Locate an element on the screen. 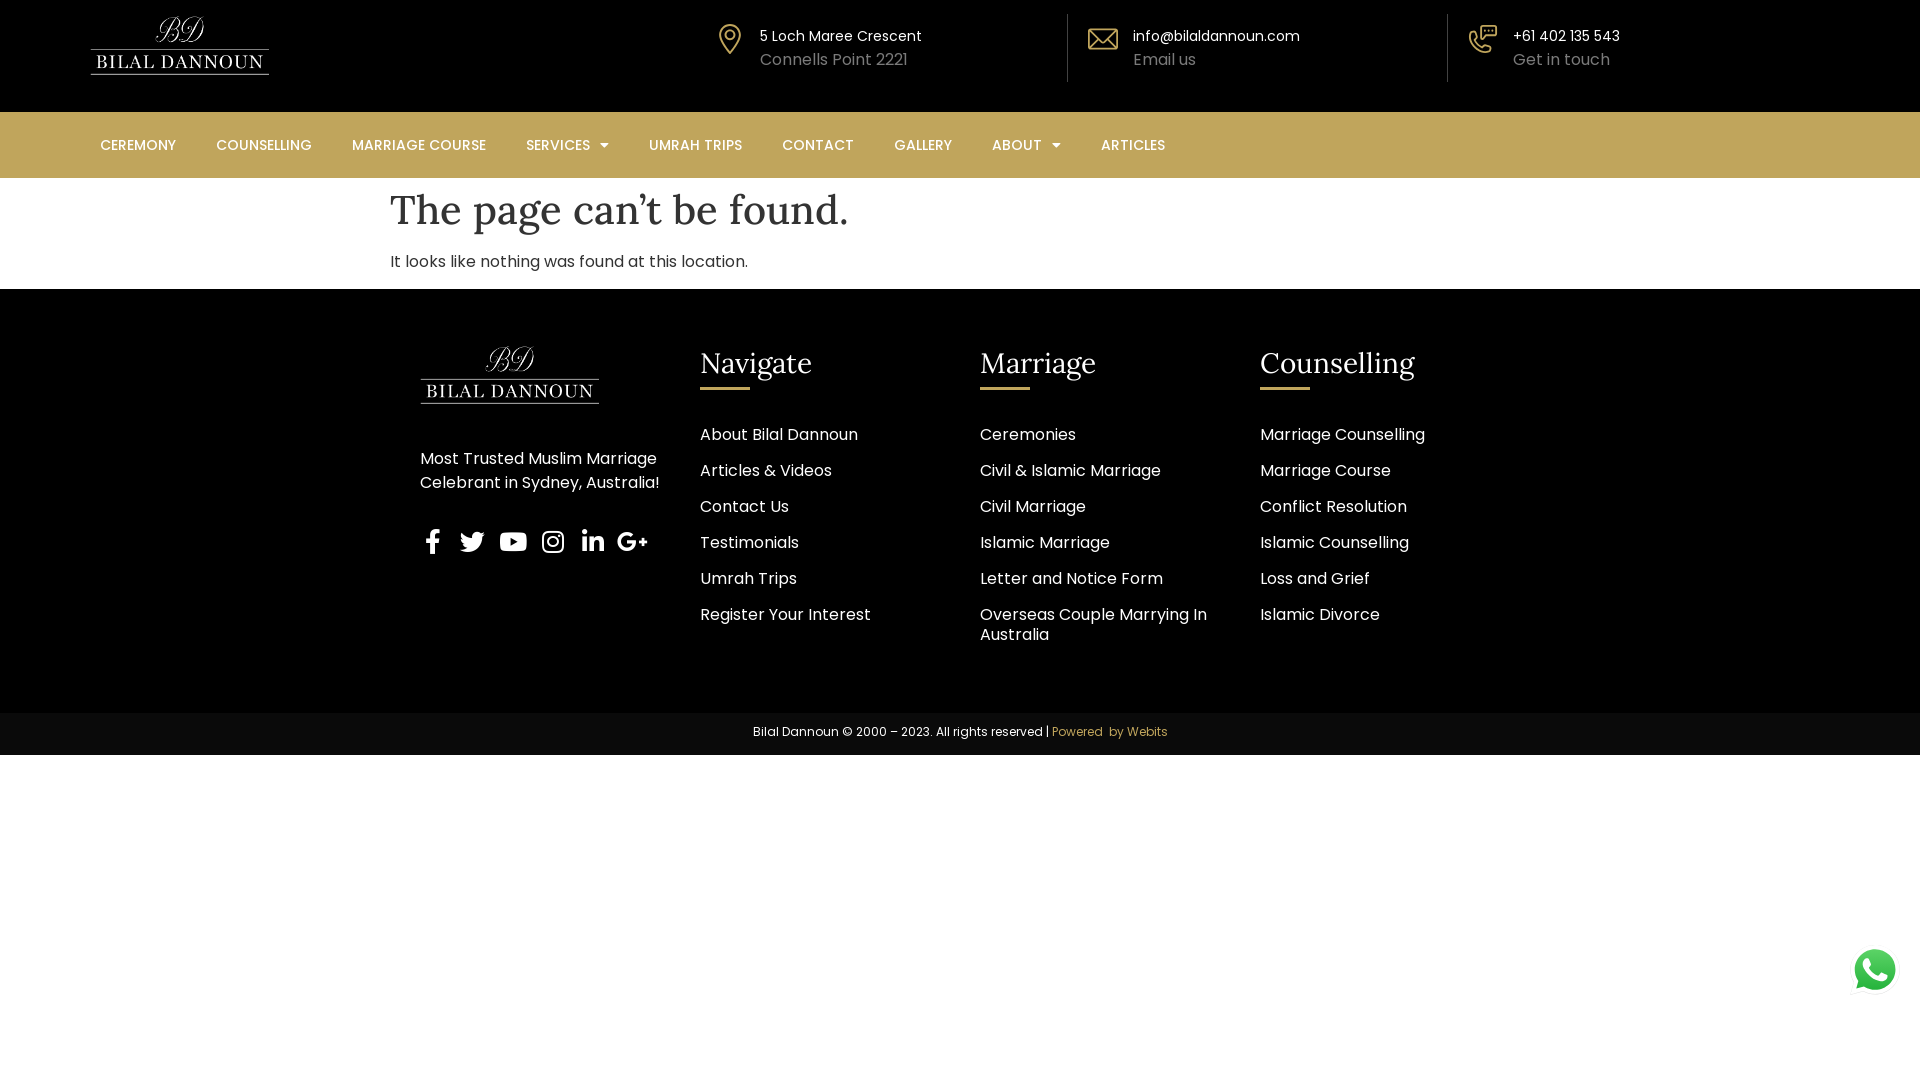  'SERVICES' is located at coordinates (566, 144).